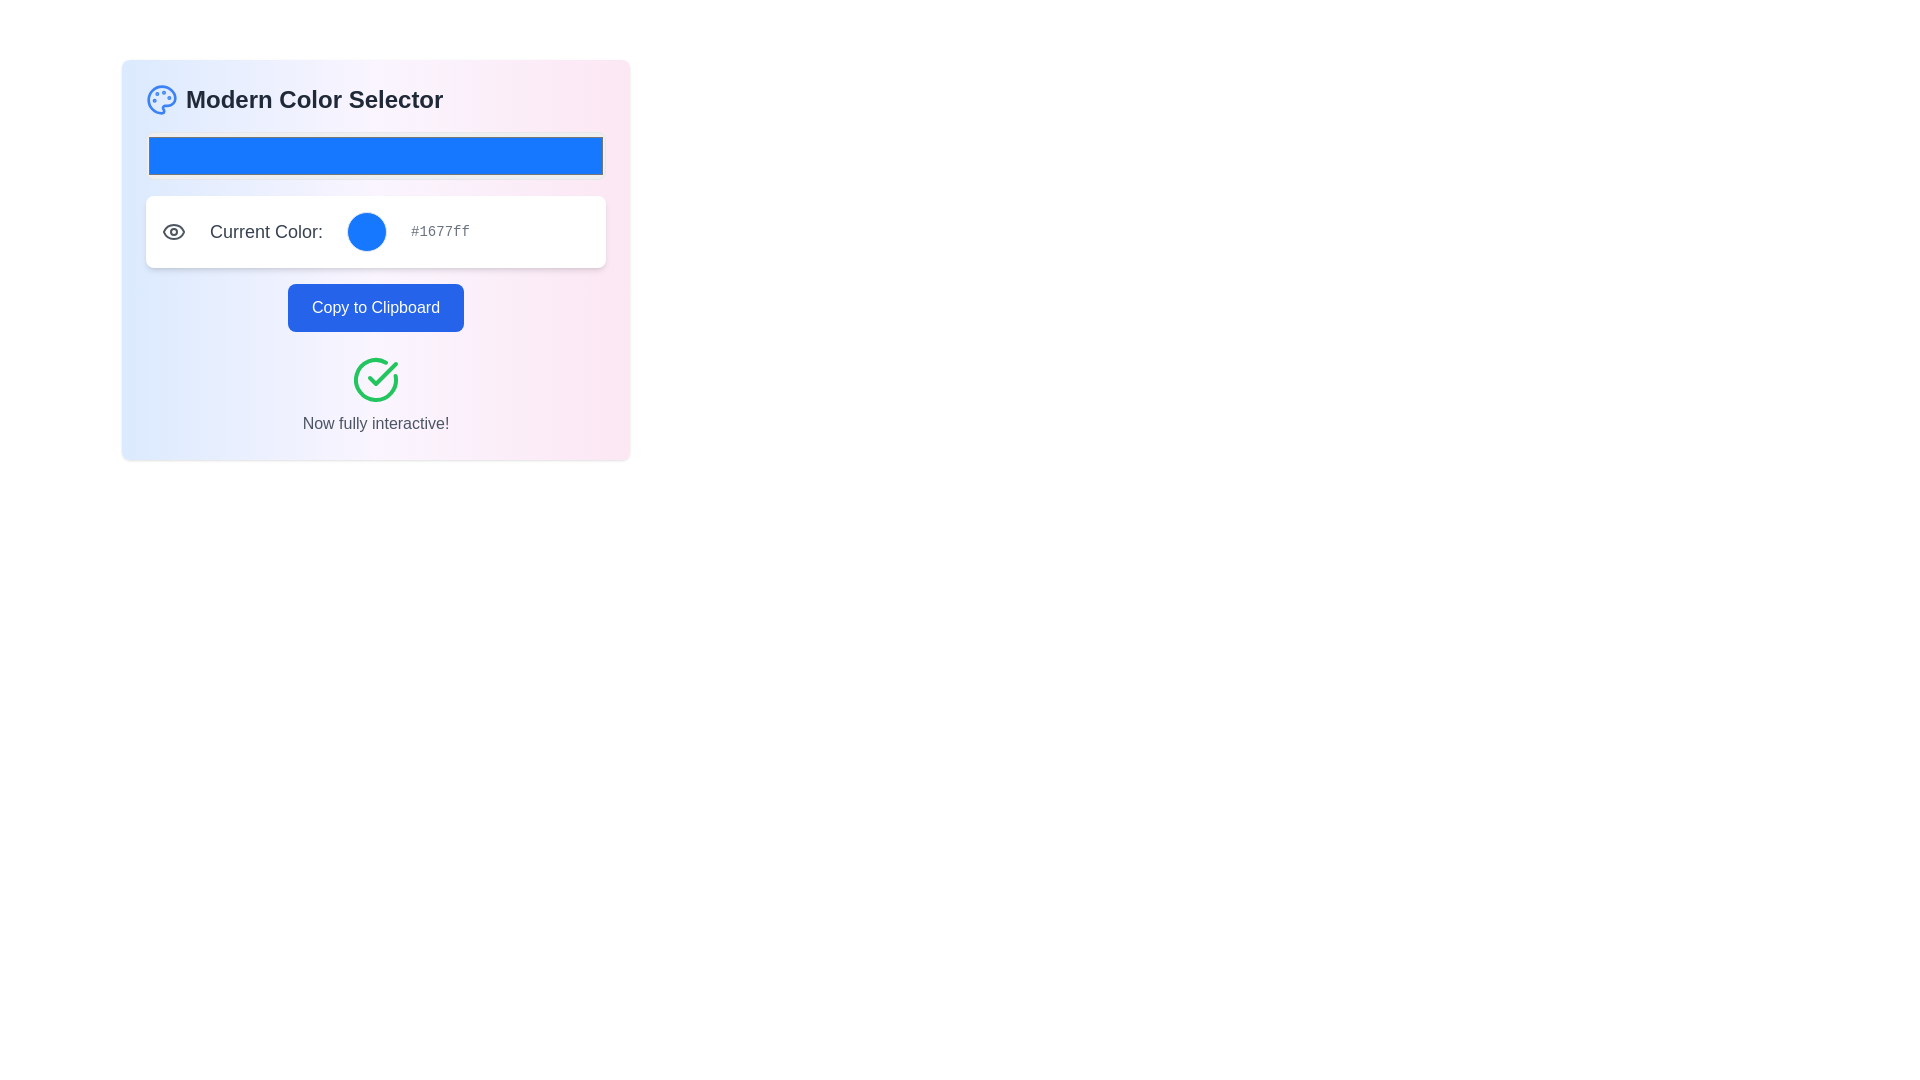 The image size is (1920, 1080). What do you see at coordinates (375, 380) in the screenshot?
I see `the circular icon with a green checkmark located above the text 'Now fully interactive!', positioned in the bottom section of the interface card` at bounding box center [375, 380].